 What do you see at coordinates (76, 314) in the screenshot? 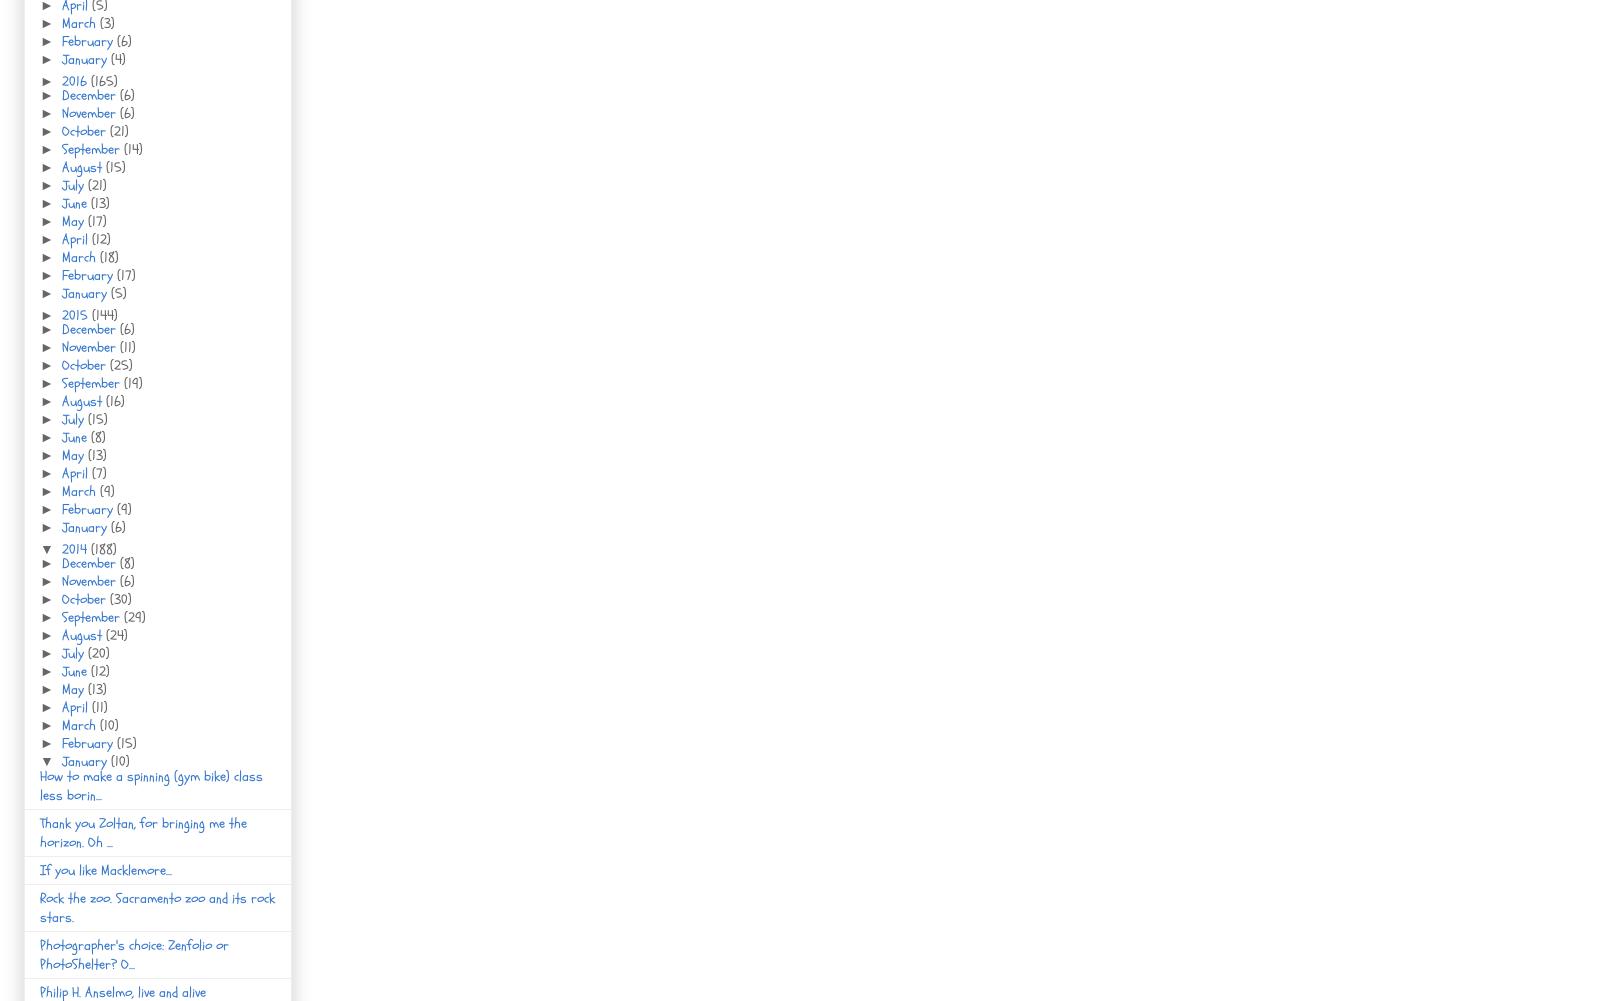
I see `'2015'` at bounding box center [76, 314].